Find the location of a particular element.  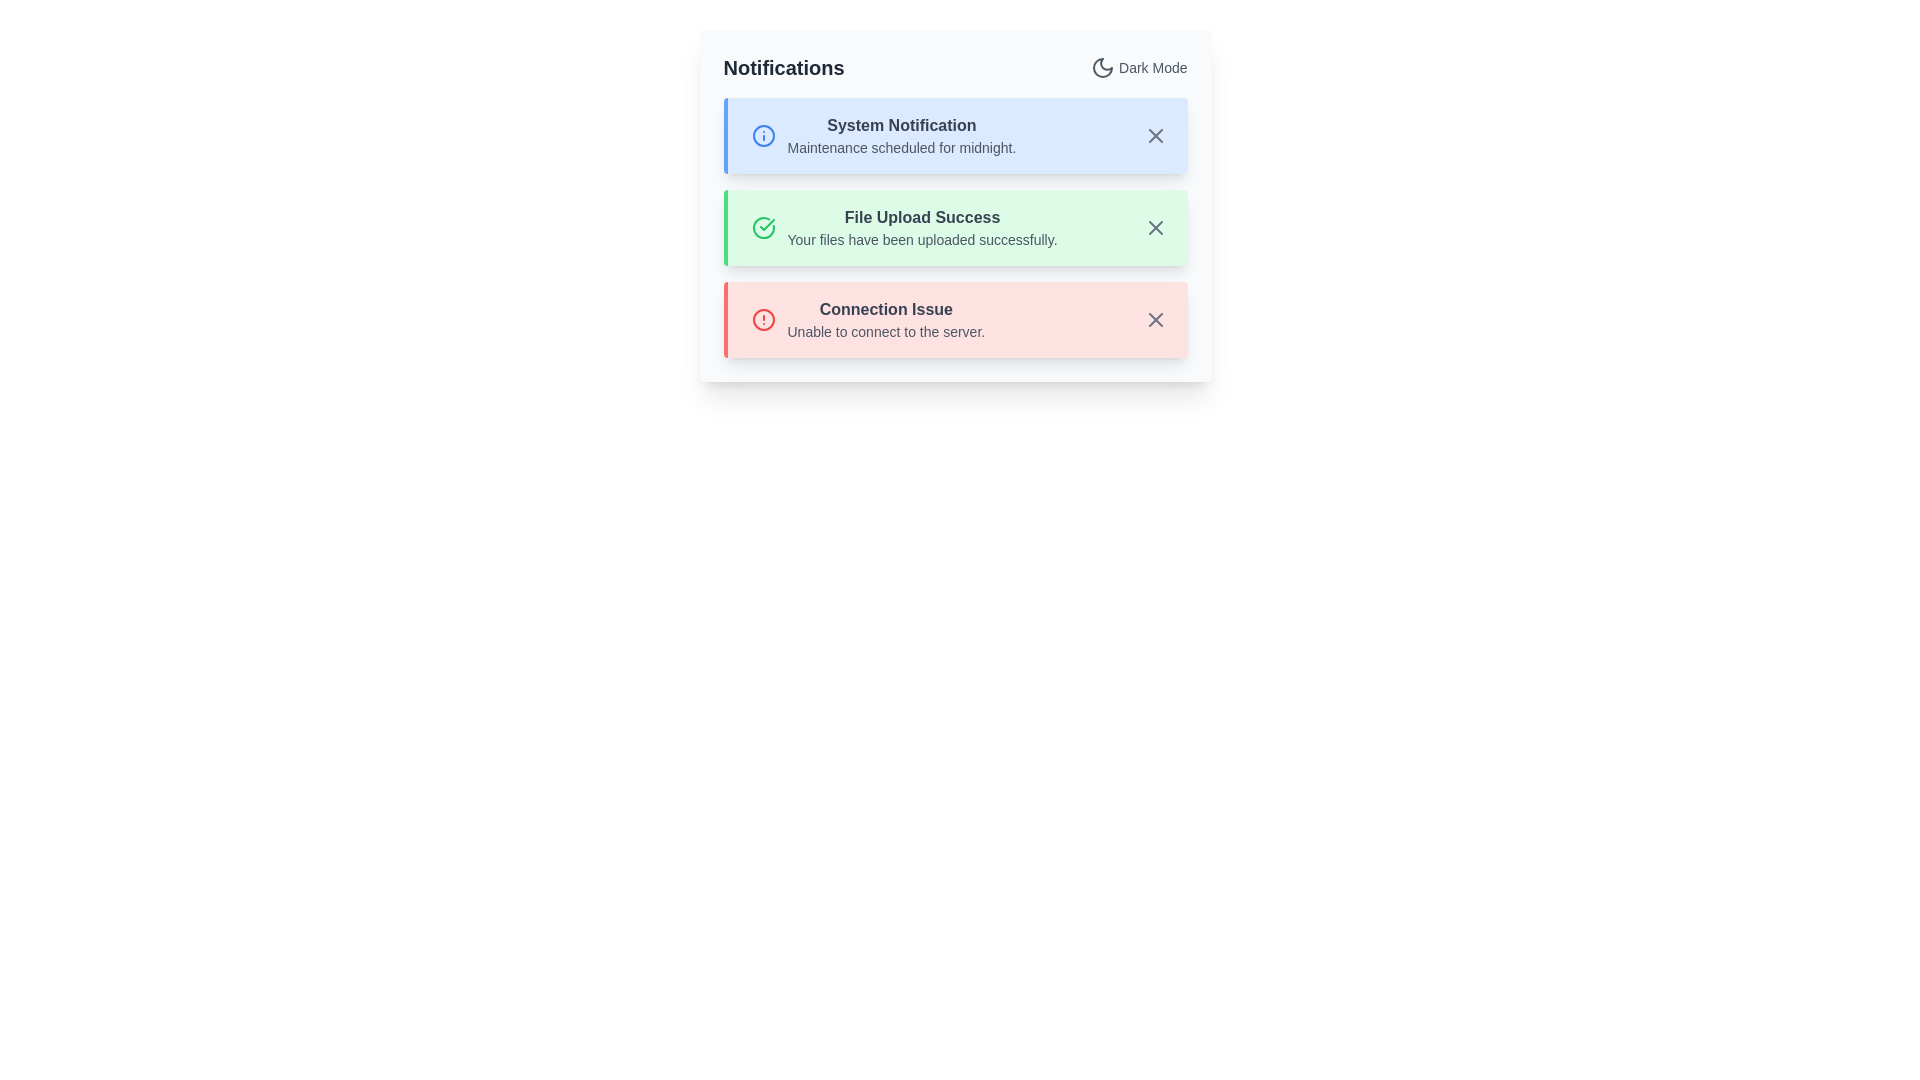

the 'Dark Mode' text label located at the upper-right corner of the notifications widget, adjacent to the moon icon is located at coordinates (1153, 67).